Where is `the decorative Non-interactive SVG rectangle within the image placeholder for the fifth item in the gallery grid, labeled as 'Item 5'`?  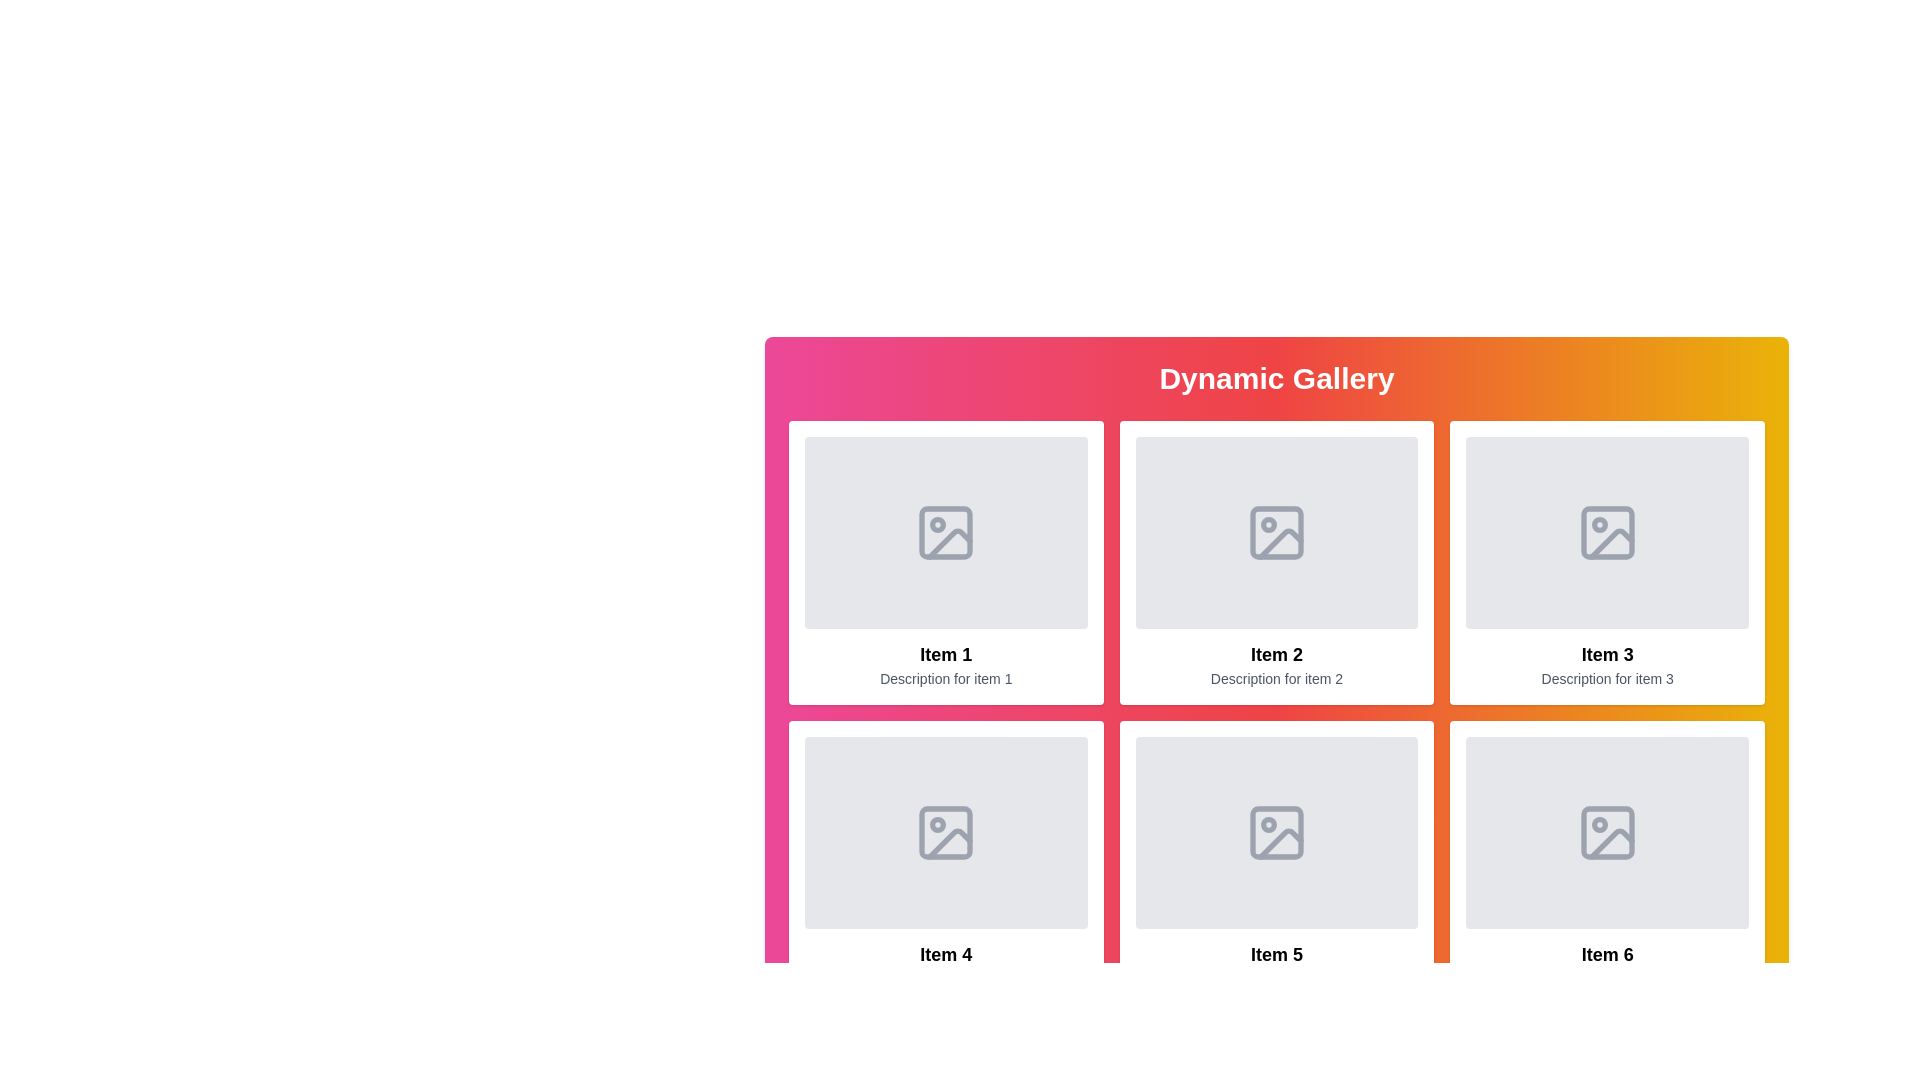
the decorative Non-interactive SVG rectangle within the image placeholder for the fifth item in the gallery grid, labeled as 'Item 5' is located at coordinates (1275, 833).